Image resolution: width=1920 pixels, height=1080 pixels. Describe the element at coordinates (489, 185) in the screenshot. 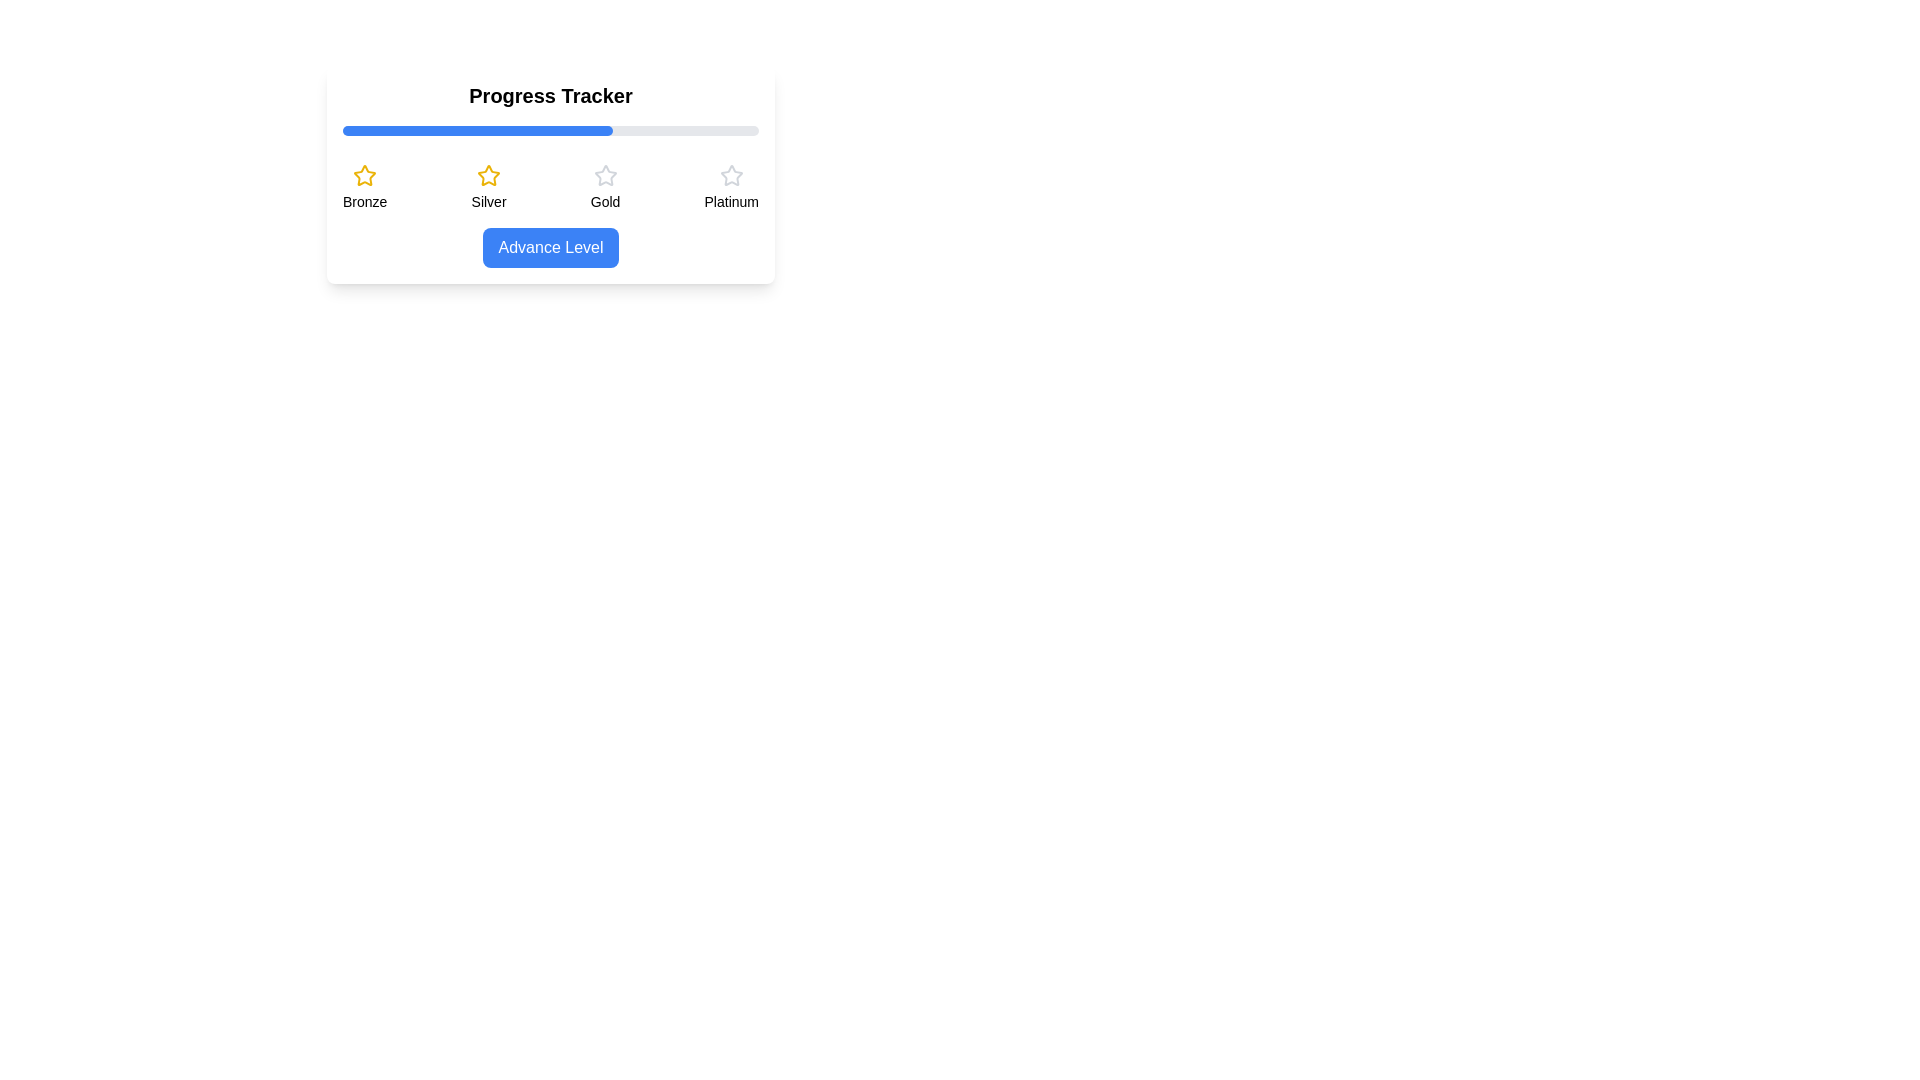

I see `the informational display item featuring a yellow star icon and the text 'Silver', which is the second element in a group of four, located below the progress indicator bar` at that location.